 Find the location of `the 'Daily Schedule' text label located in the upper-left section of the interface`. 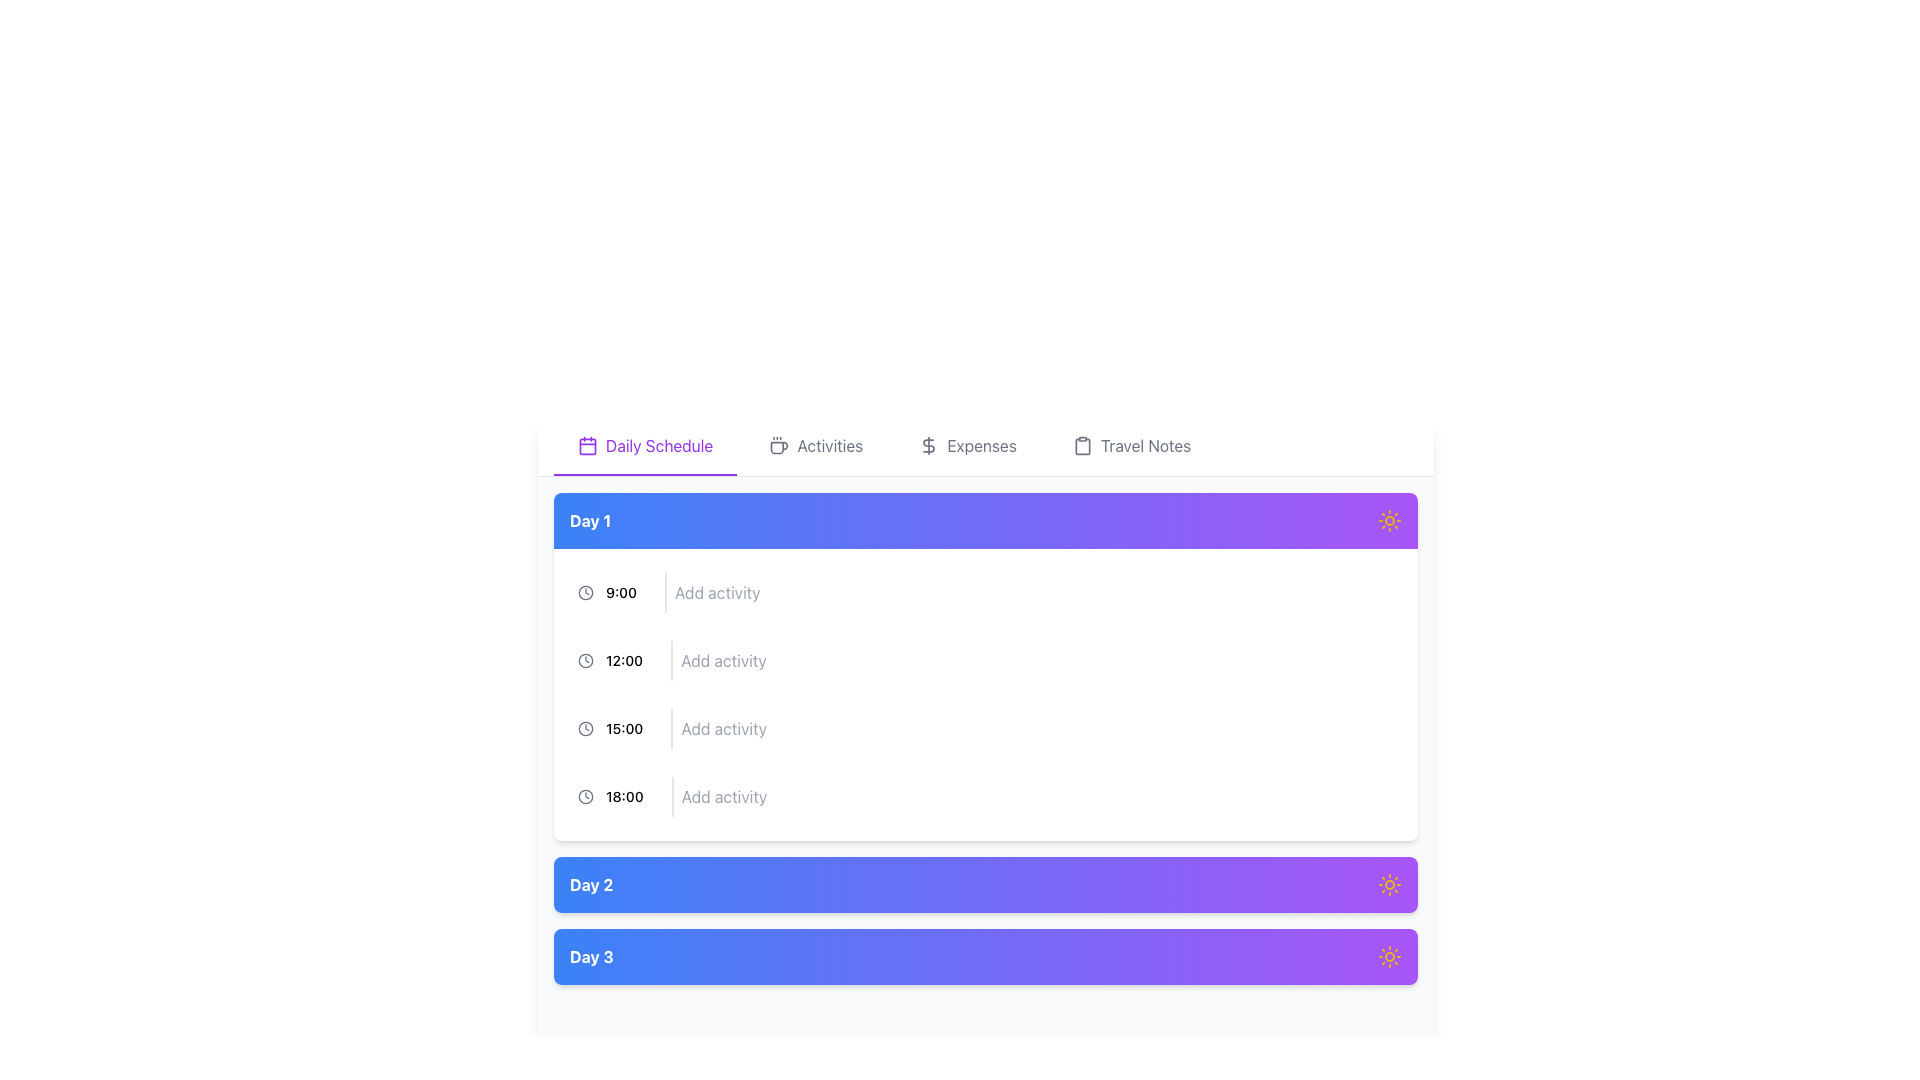

the 'Daily Schedule' text label located in the upper-left section of the interface is located at coordinates (659, 445).